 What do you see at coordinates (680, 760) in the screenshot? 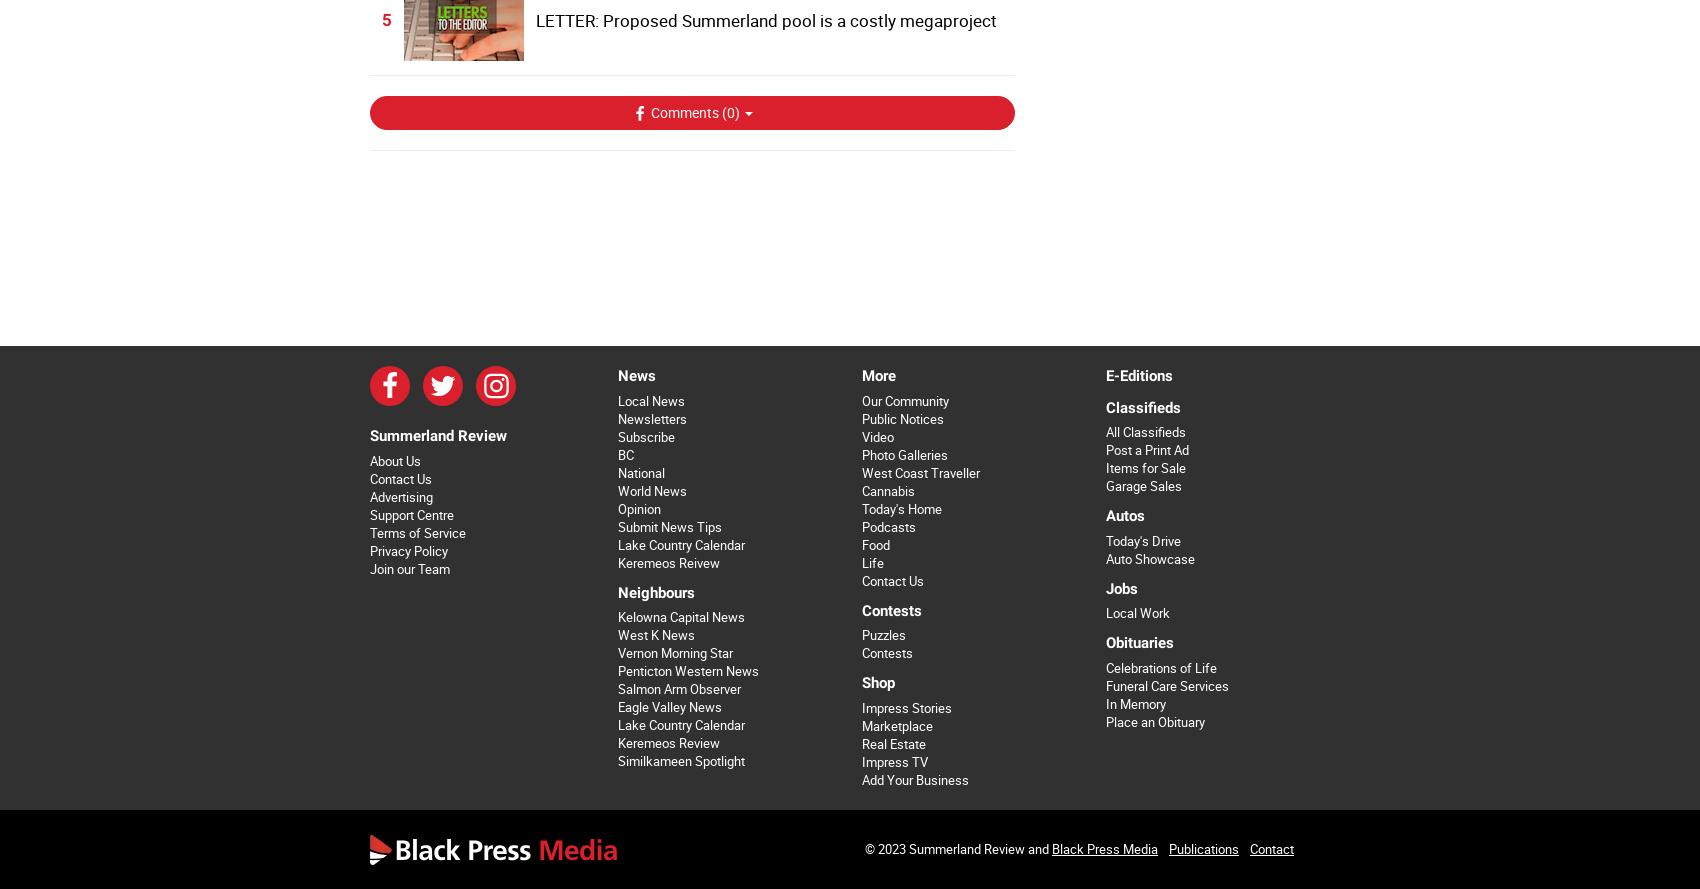
I see `'Similkameen Spotlight'` at bounding box center [680, 760].